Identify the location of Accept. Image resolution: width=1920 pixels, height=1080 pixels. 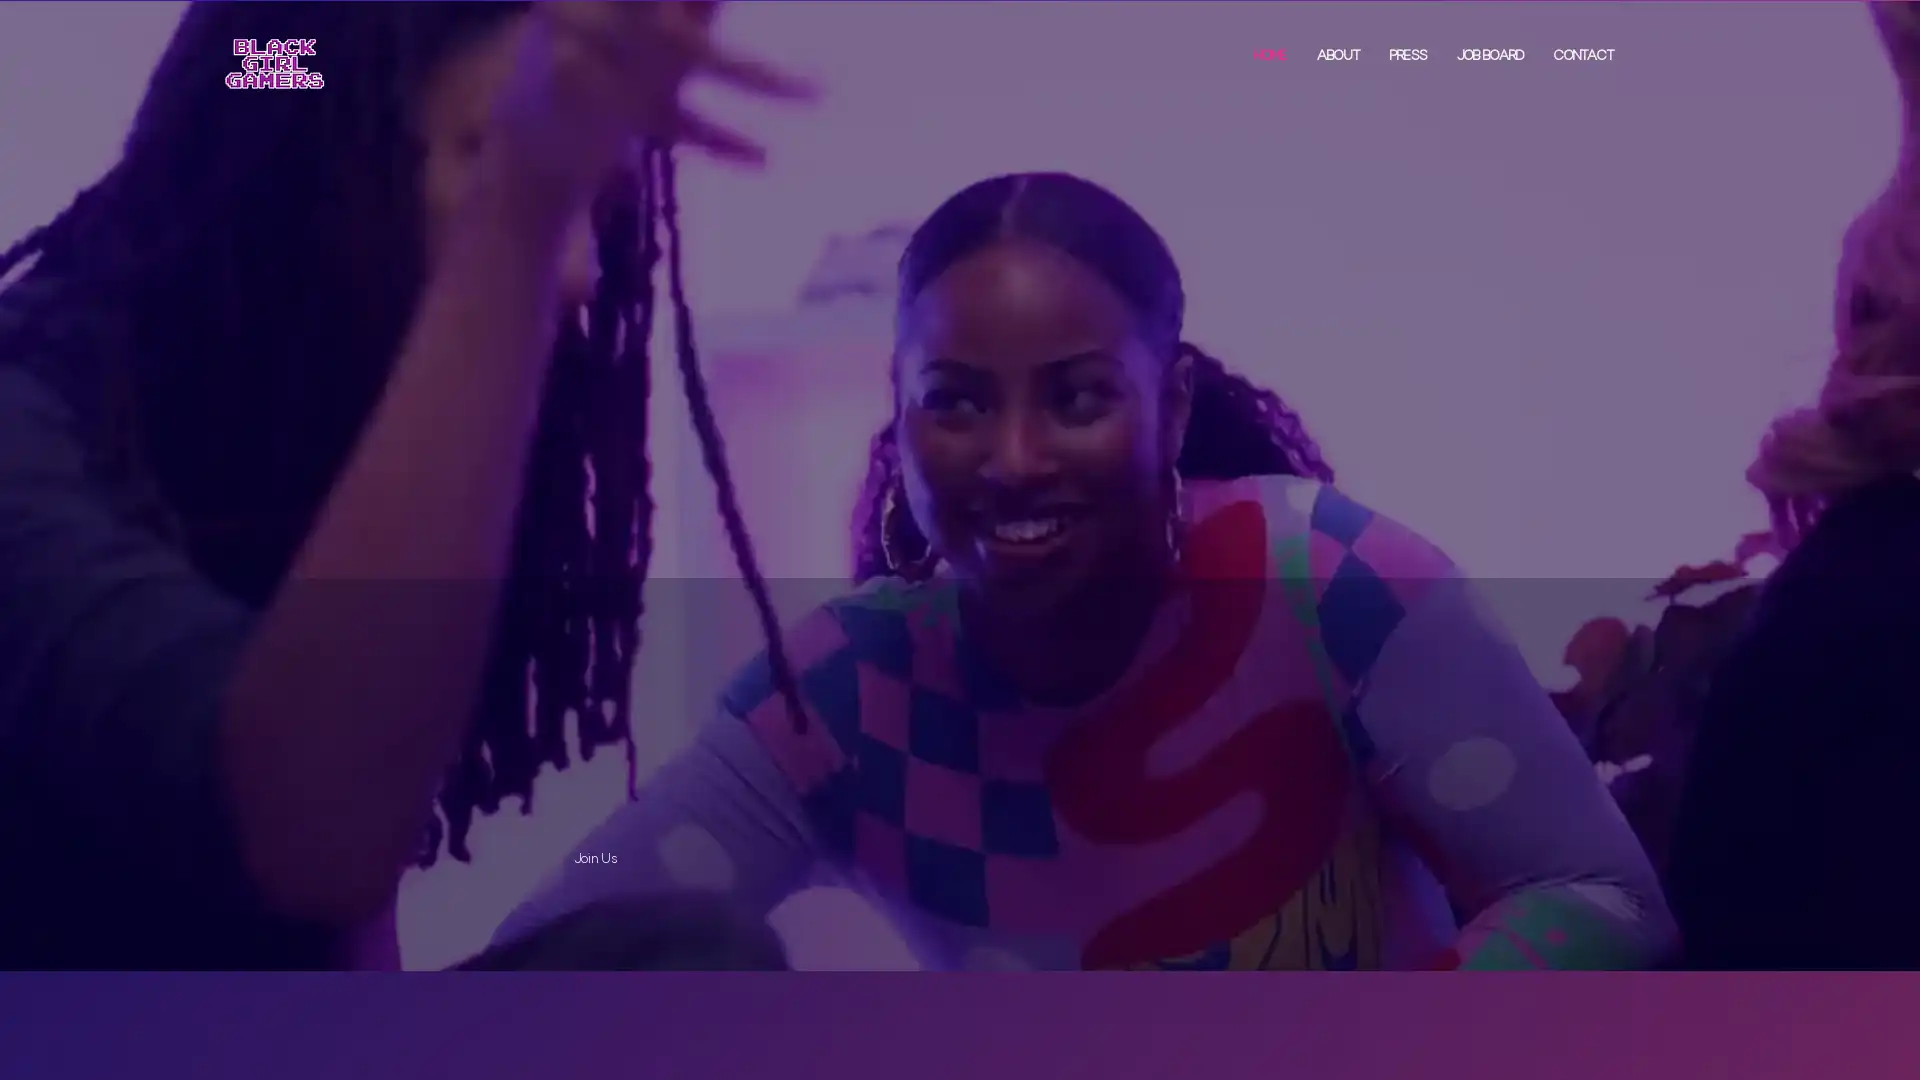
(1834, 1047).